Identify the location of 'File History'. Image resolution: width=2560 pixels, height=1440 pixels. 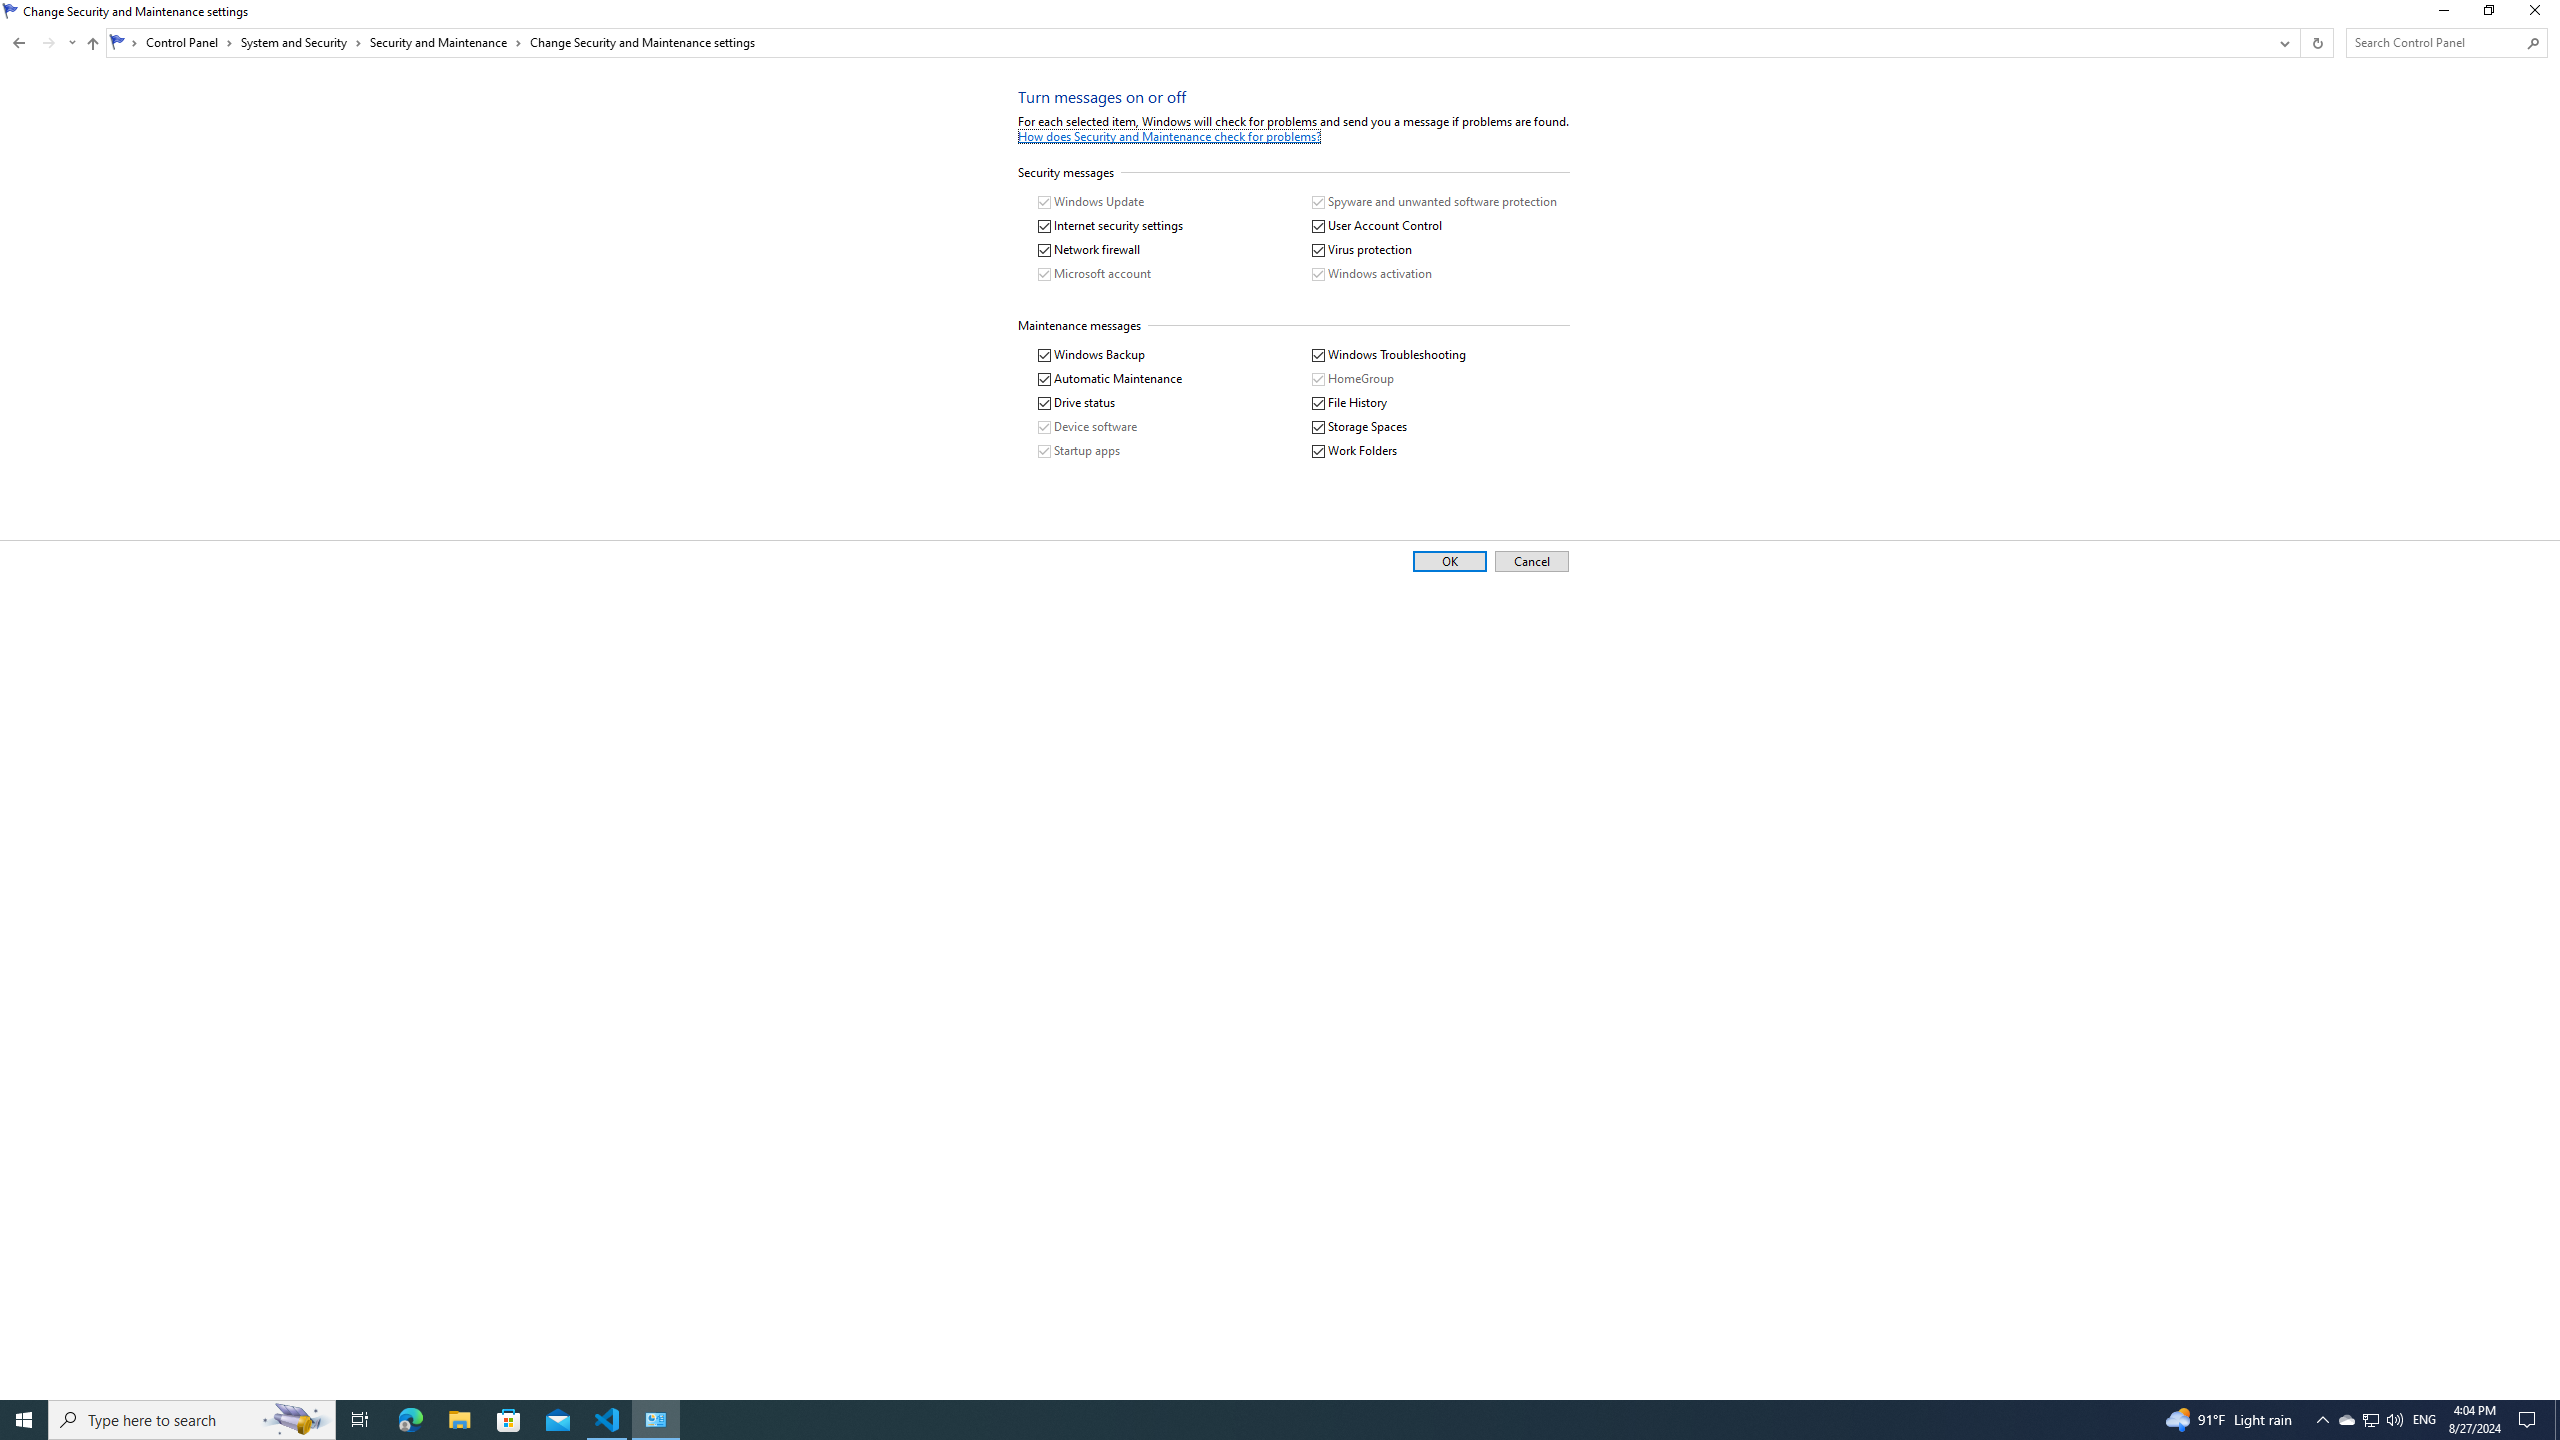
(1349, 402).